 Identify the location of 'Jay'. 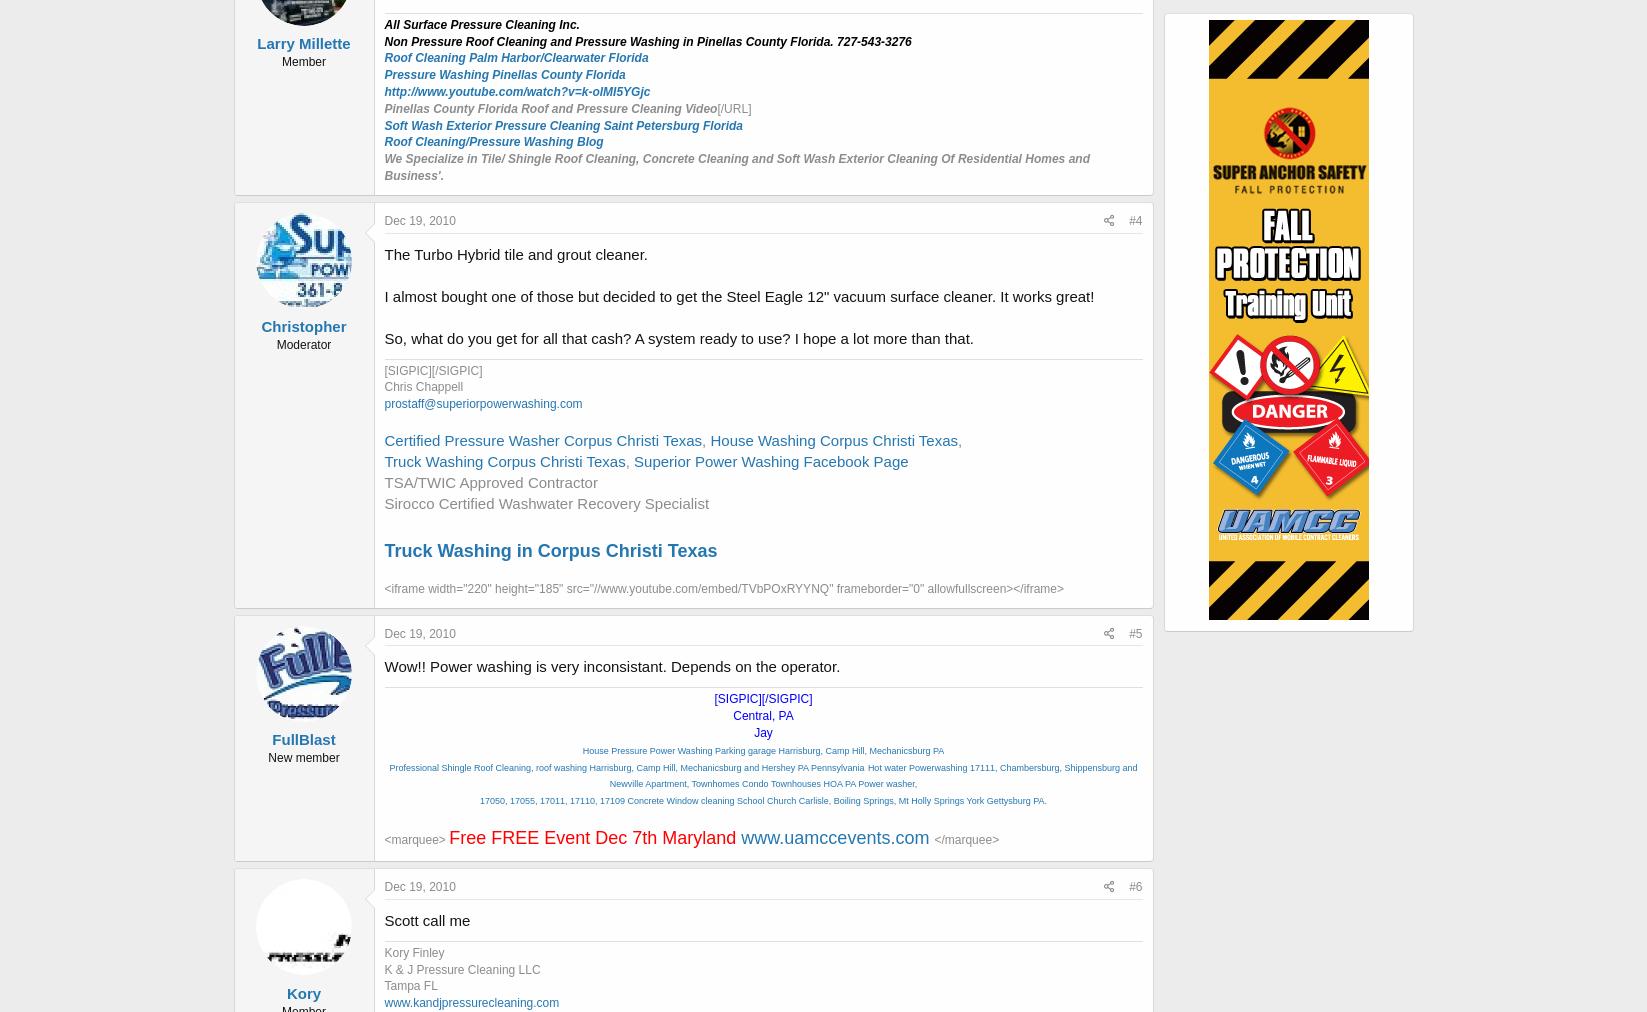
(753, 732).